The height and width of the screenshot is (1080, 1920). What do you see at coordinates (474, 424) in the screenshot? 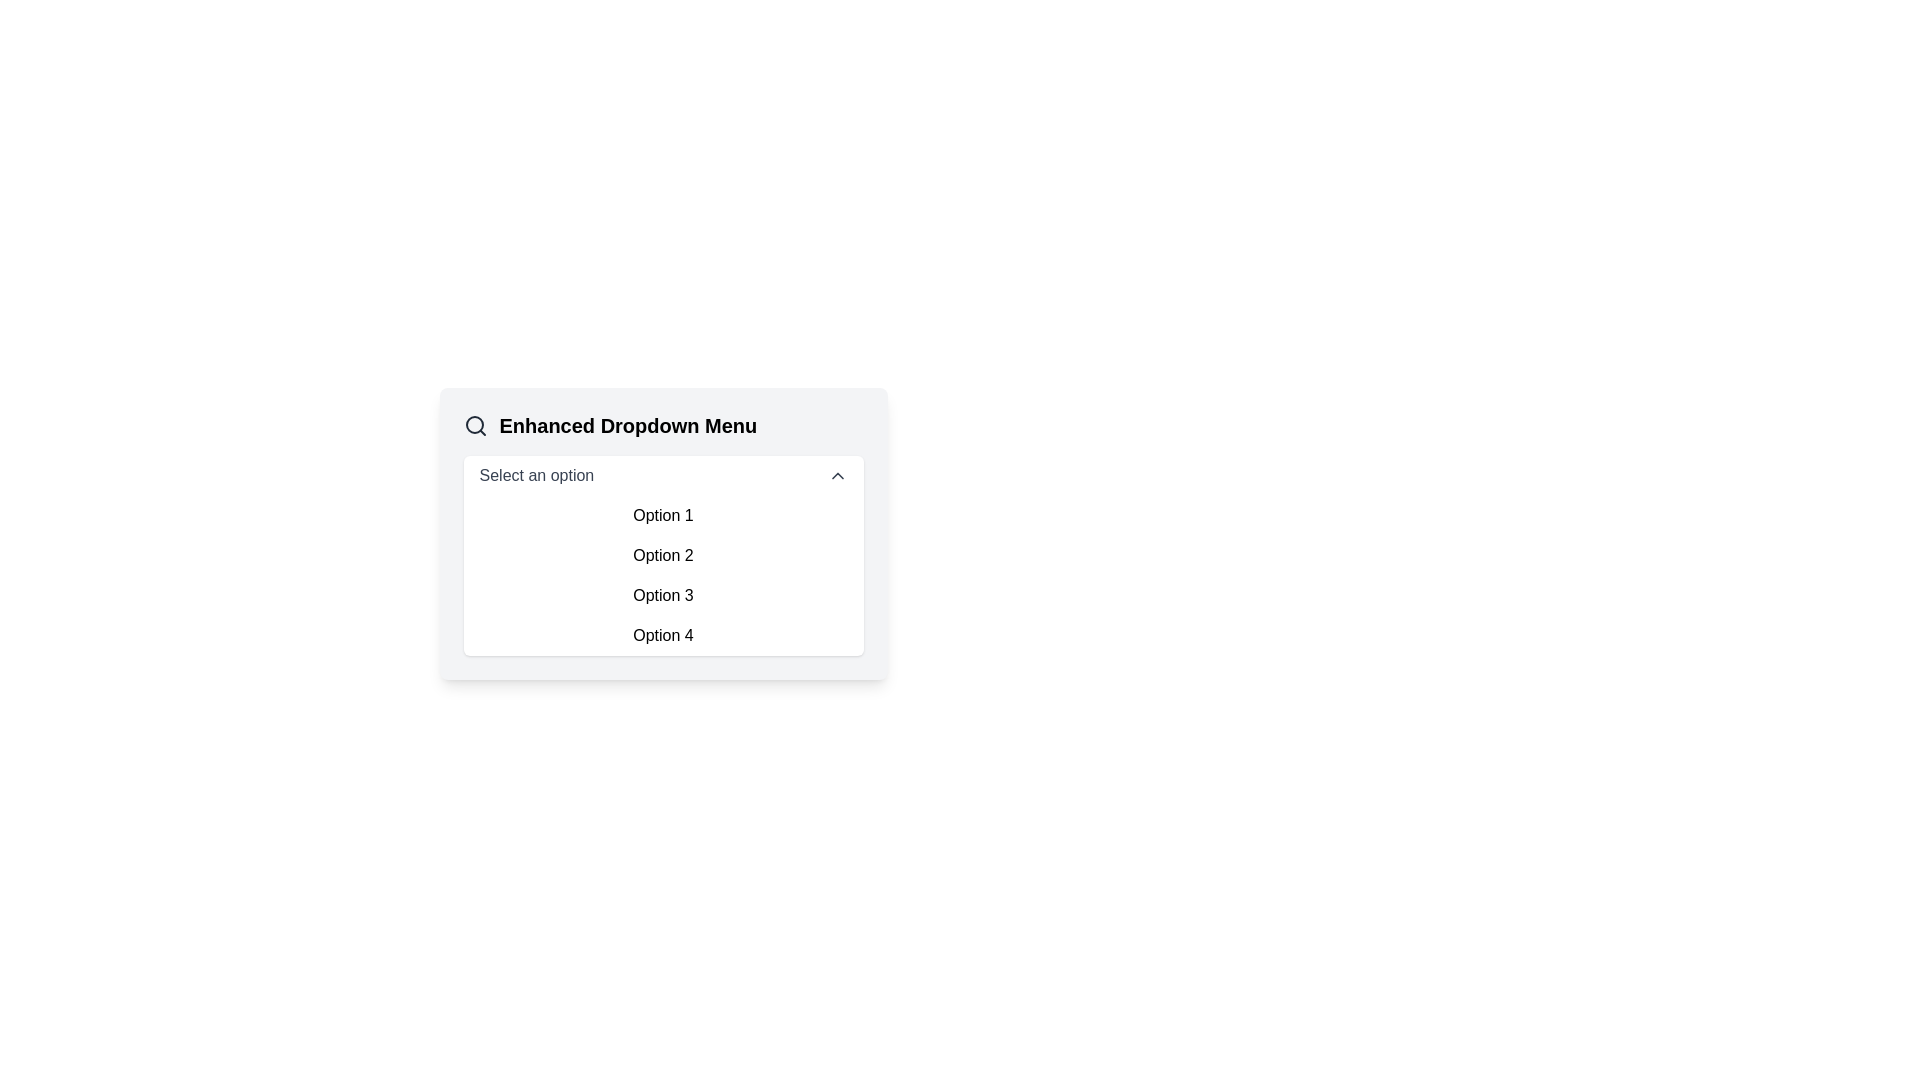
I see `the magnifying glass icon located to the left of the 'Enhanced Dropdown Menu' text in the header section` at bounding box center [474, 424].